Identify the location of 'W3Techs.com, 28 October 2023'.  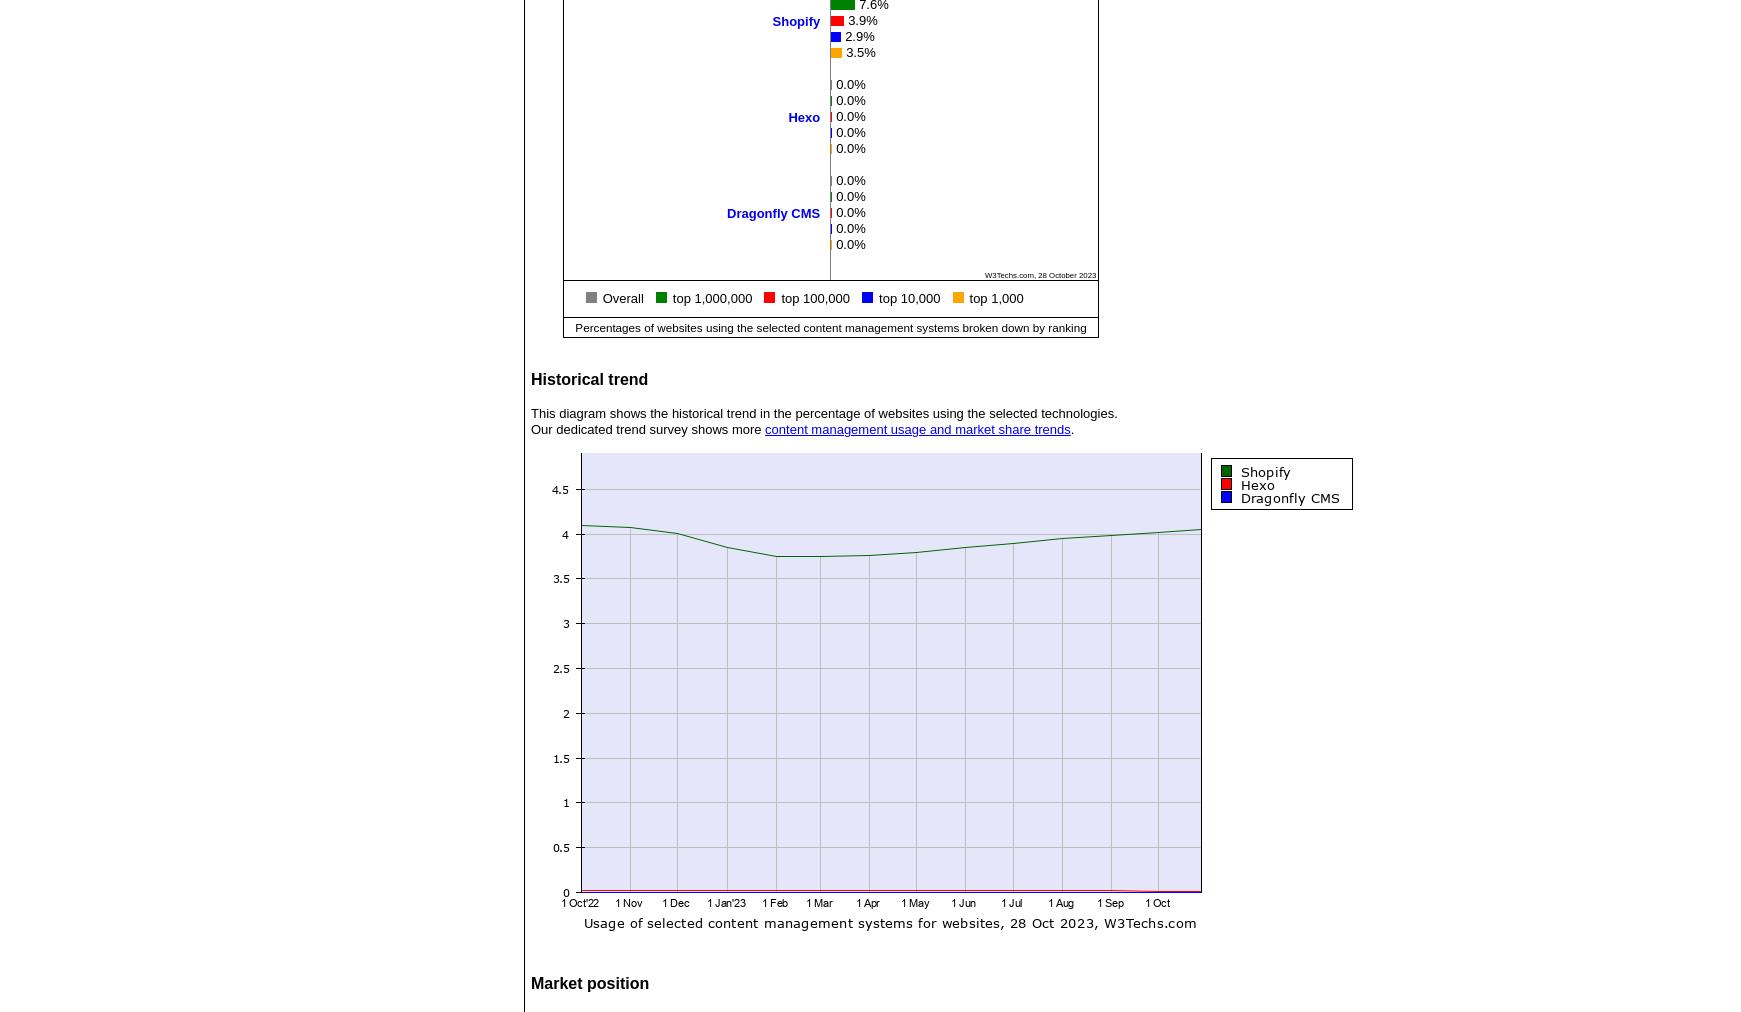
(1040, 273).